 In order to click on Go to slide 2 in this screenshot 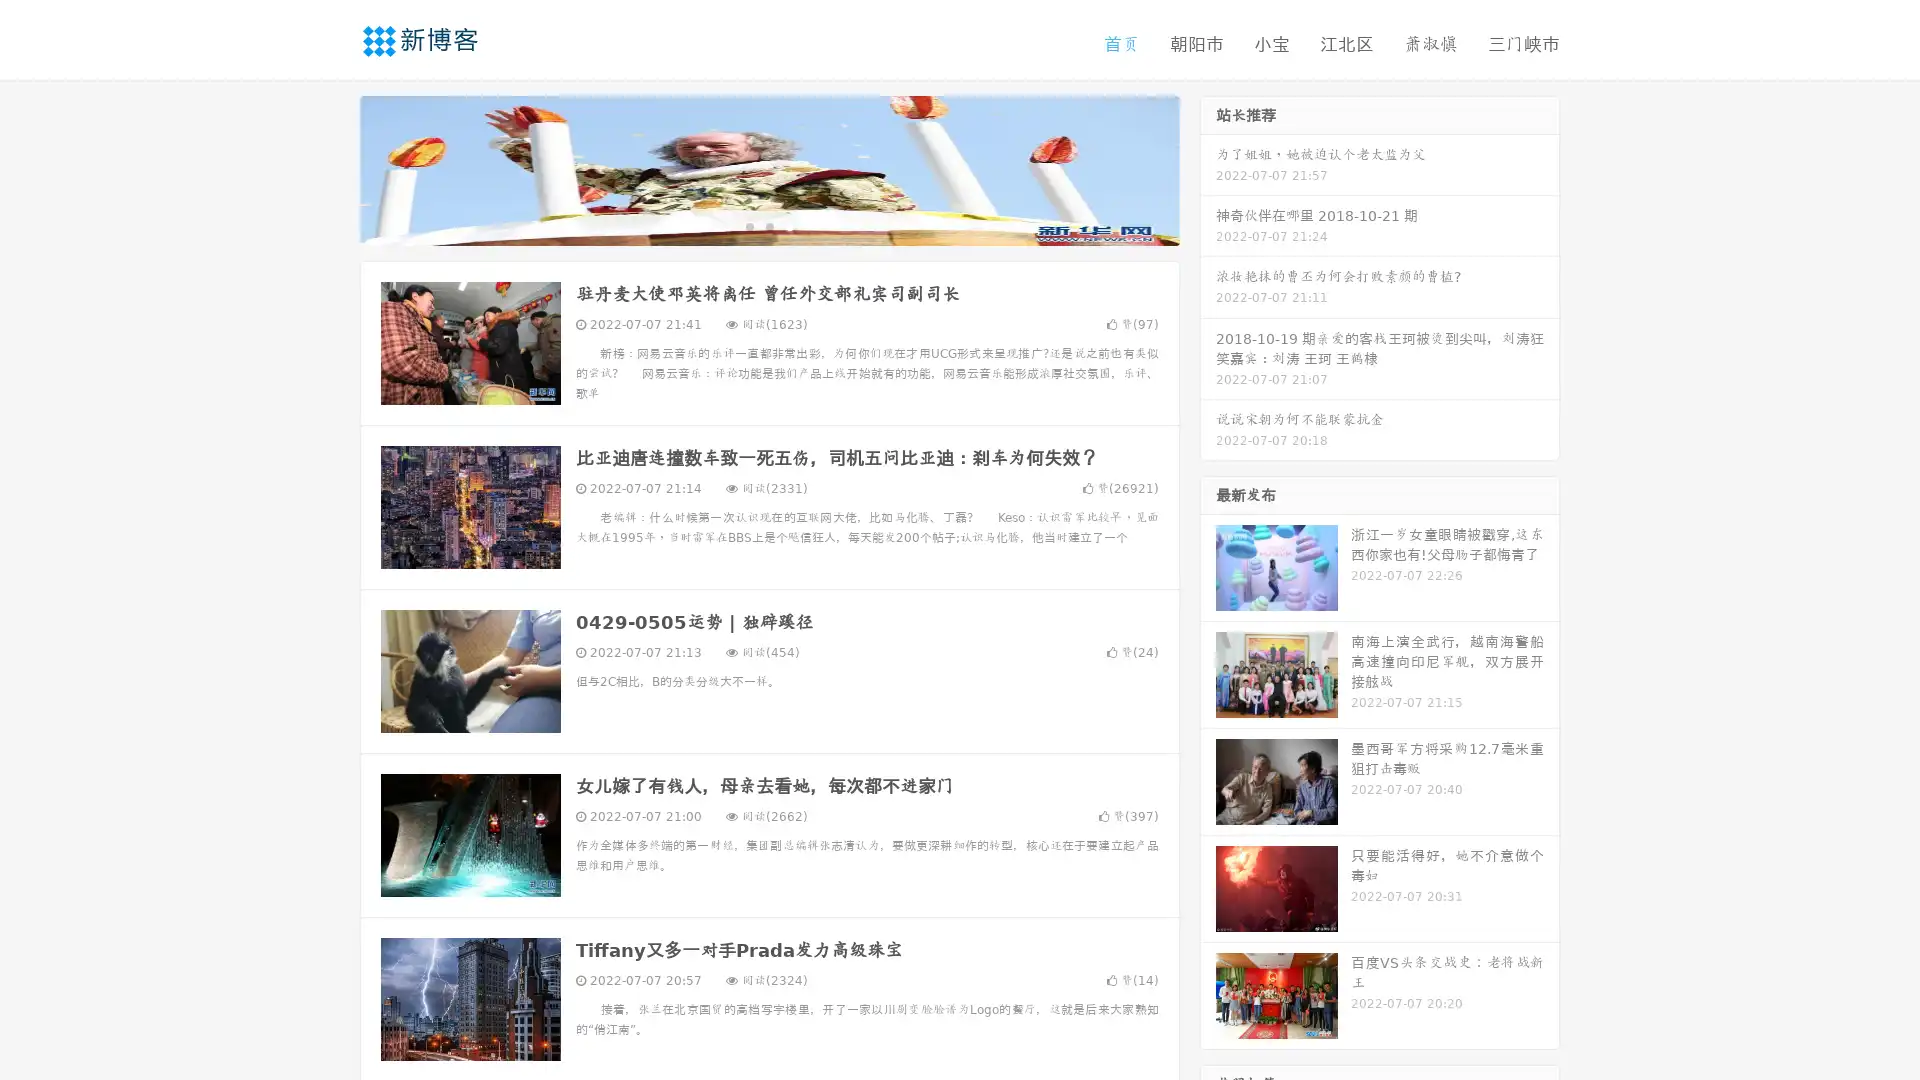, I will do `click(768, 225)`.